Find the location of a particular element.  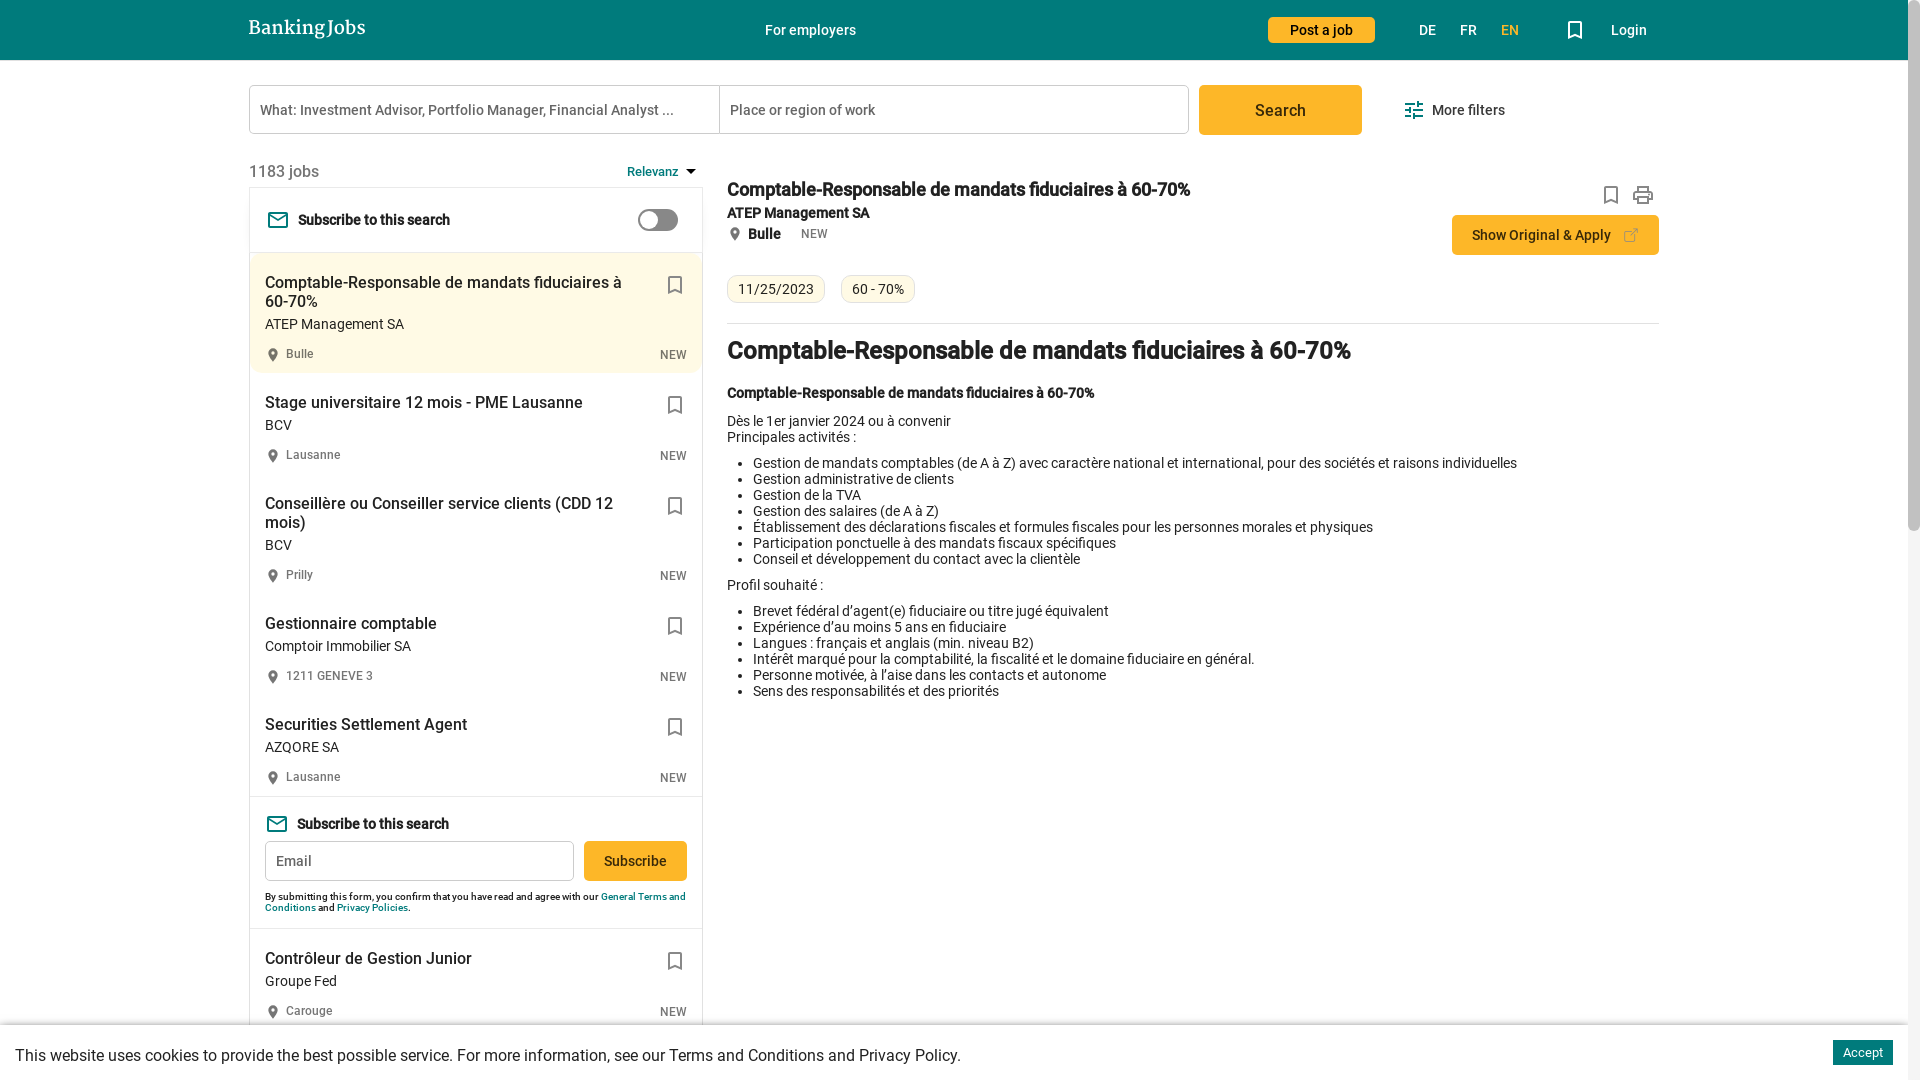

'Securities Settlement Agent' is located at coordinates (263, 724).